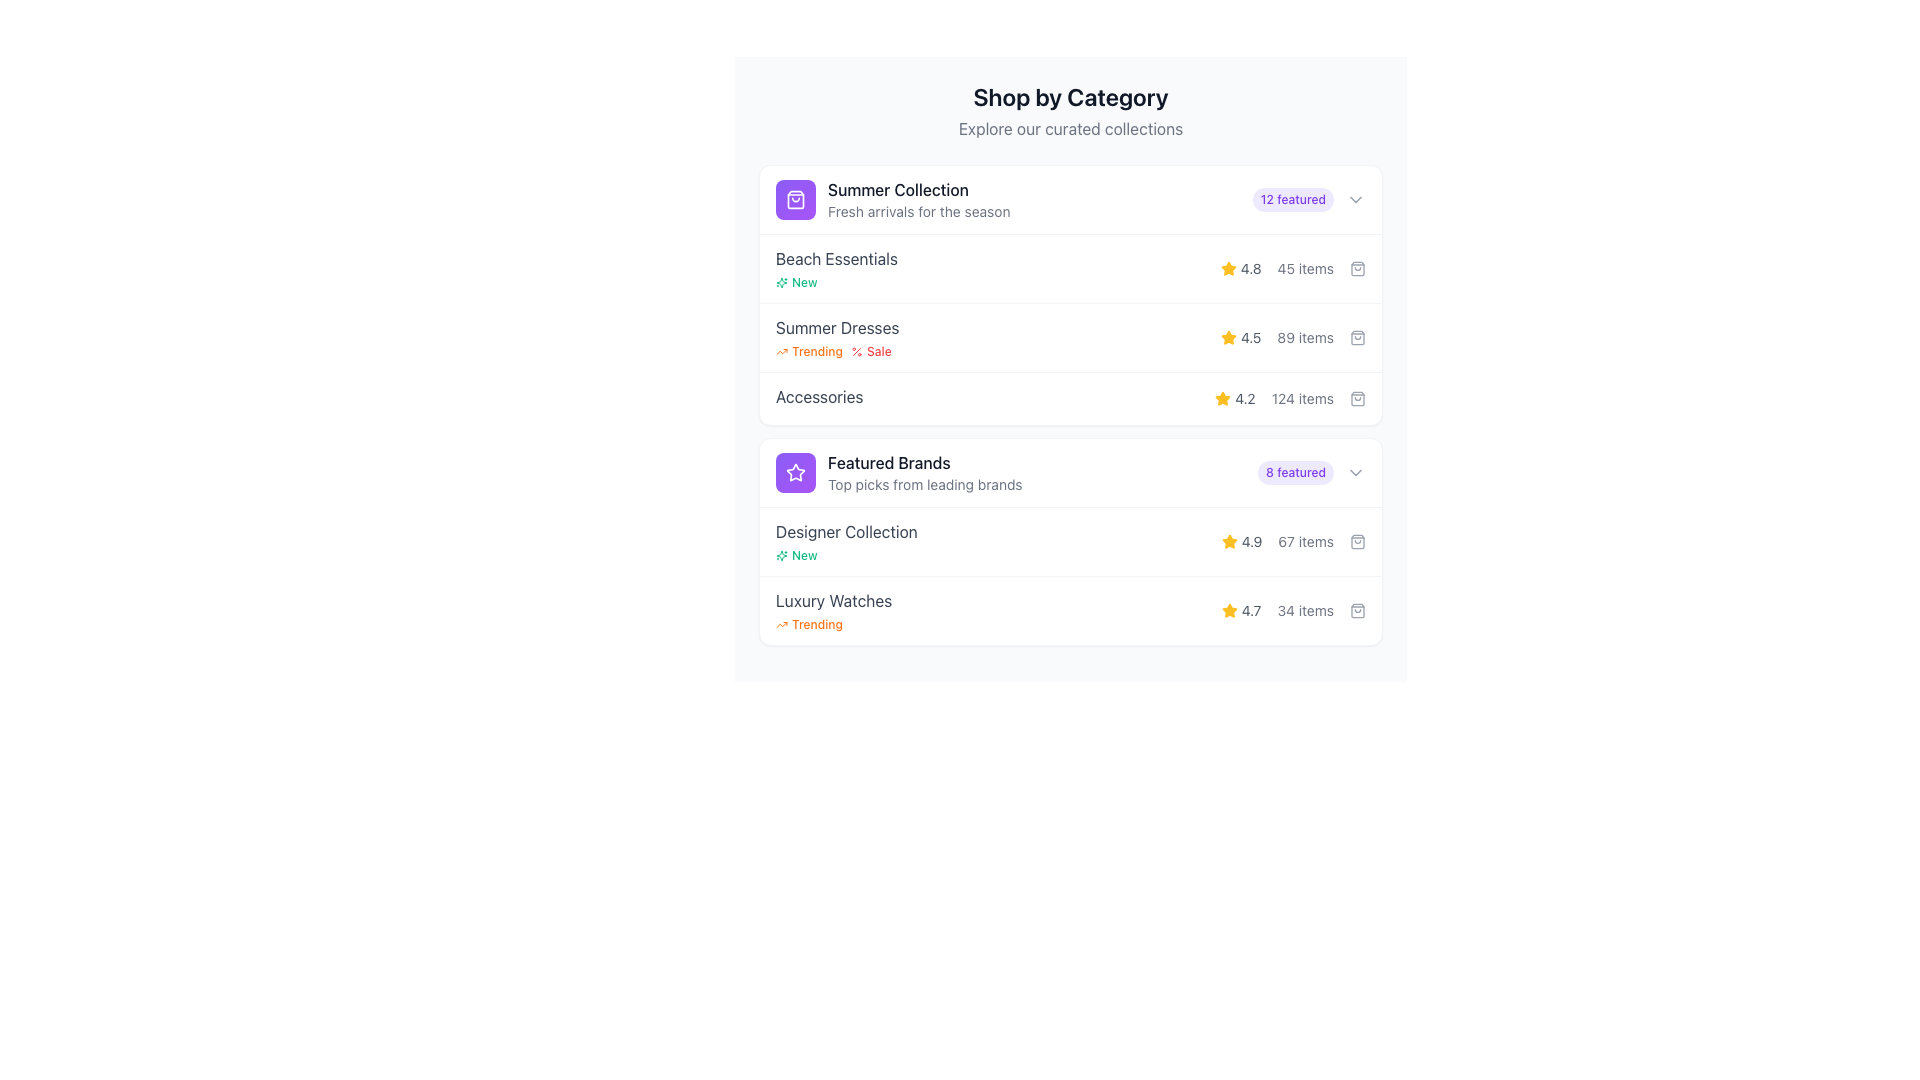 This screenshot has width=1920, height=1080. Describe the element at coordinates (1306, 542) in the screenshot. I see `the text label displaying '67 items', which is positioned to the right of the star rating '4.9' and before the shopping bag icon in the 'Designer Collection' row under 'Featured Brands'` at that location.